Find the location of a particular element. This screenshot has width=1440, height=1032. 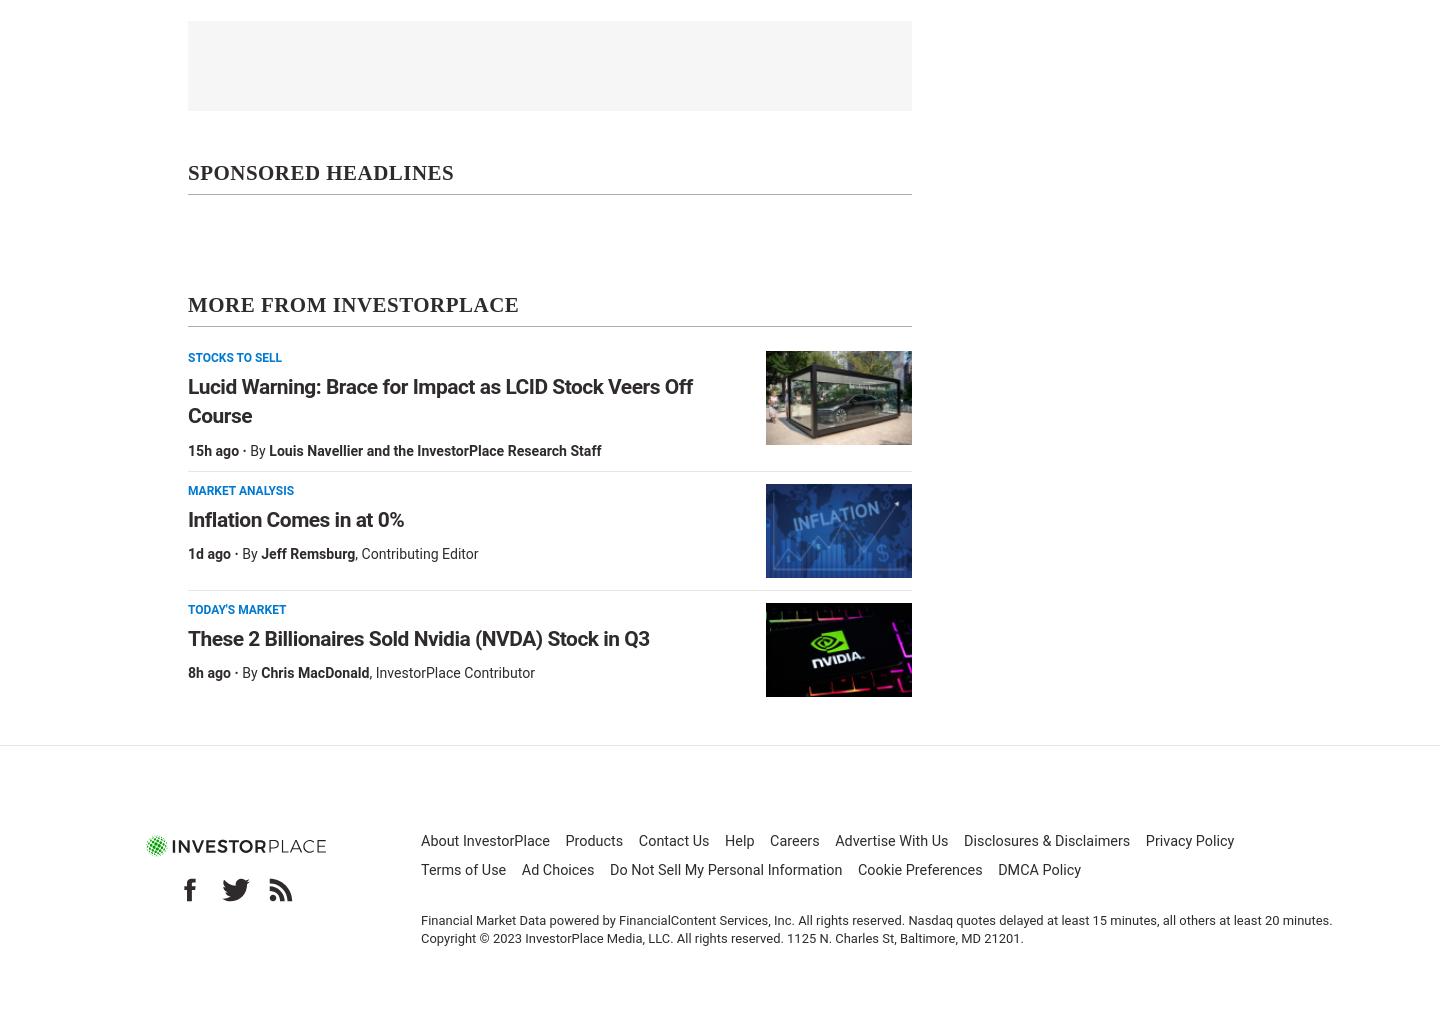

'Cookie Preferences' is located at coordinates (919, 869).